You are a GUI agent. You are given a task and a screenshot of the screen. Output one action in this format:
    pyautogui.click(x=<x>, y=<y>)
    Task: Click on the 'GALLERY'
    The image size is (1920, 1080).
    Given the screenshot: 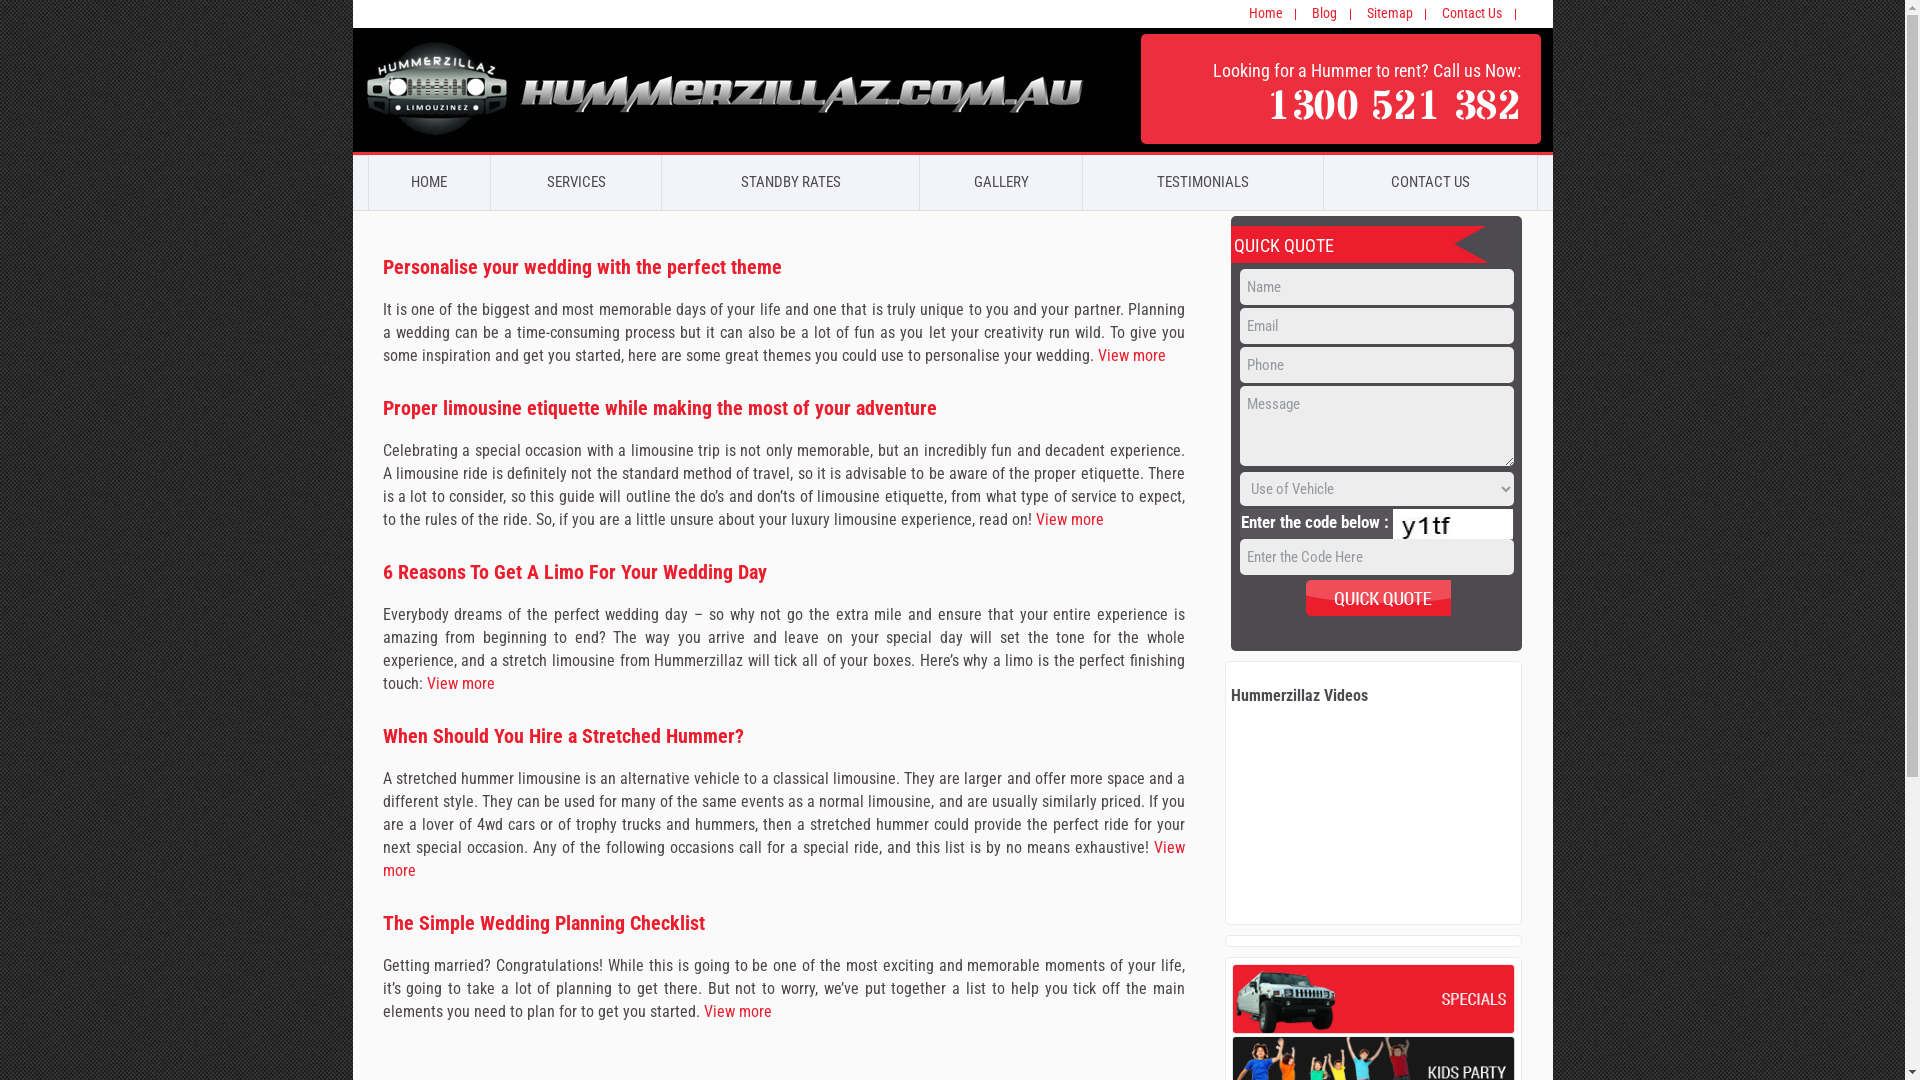 What is the action you would take?
    pyautogui.click(x=1000, y=182)
    